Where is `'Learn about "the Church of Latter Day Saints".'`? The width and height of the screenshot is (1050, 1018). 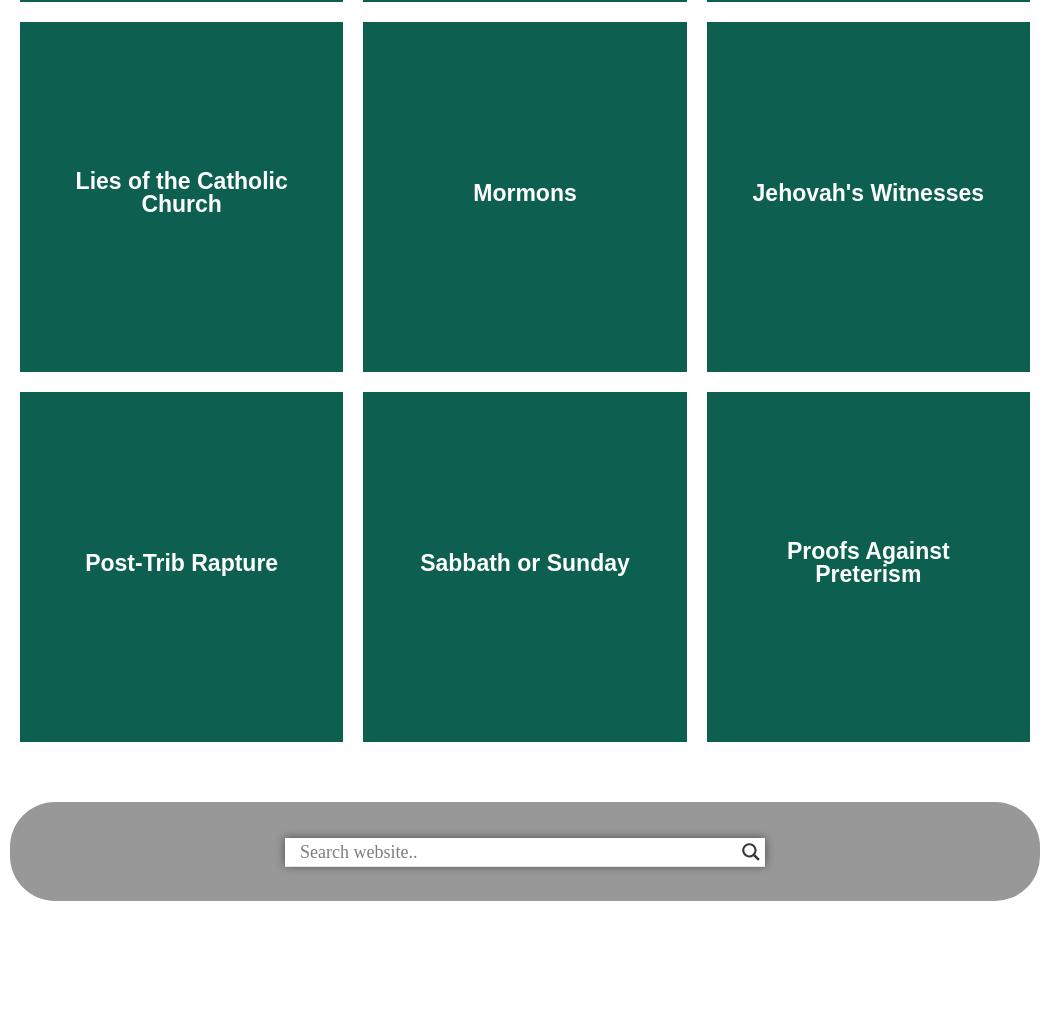
'Learn about "the Church of Latter Day Saints".' is located at coordinates (399, 535).